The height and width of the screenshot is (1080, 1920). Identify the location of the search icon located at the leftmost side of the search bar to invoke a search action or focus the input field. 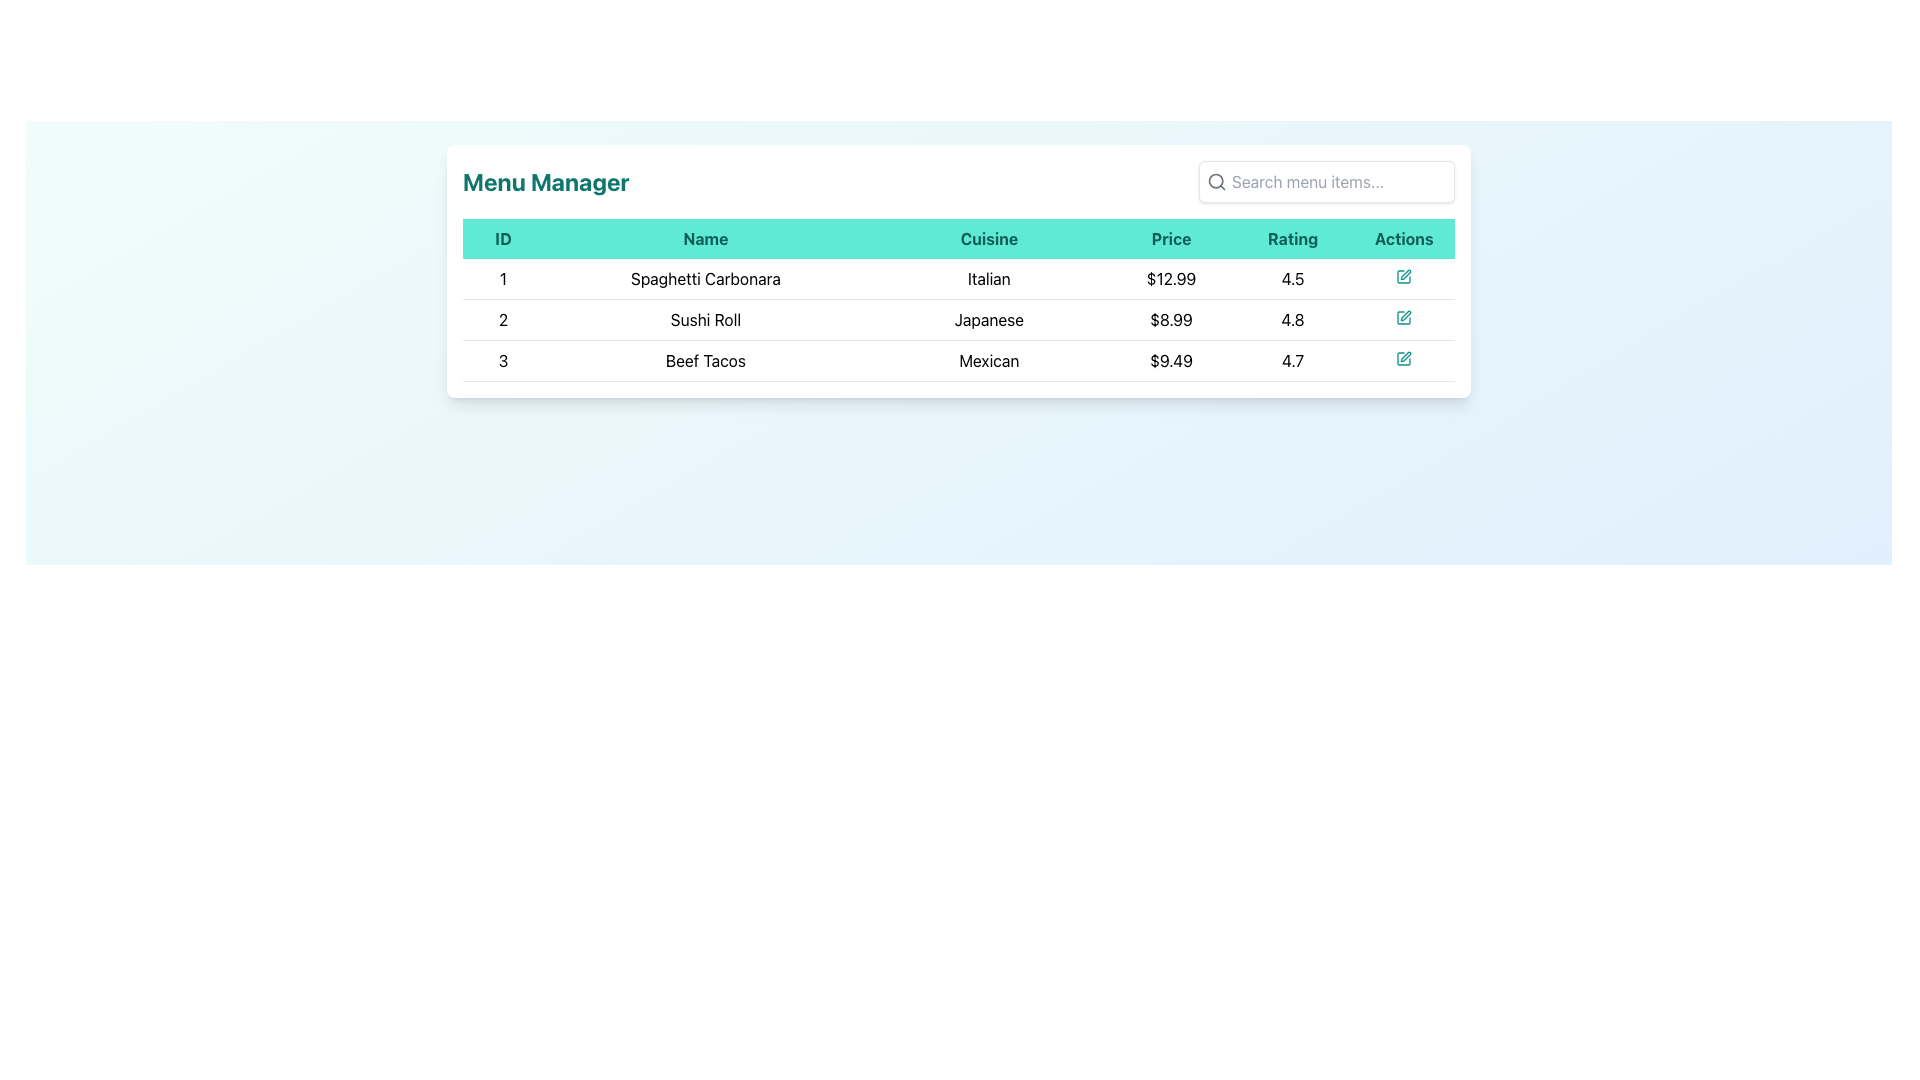
(1216, 181).